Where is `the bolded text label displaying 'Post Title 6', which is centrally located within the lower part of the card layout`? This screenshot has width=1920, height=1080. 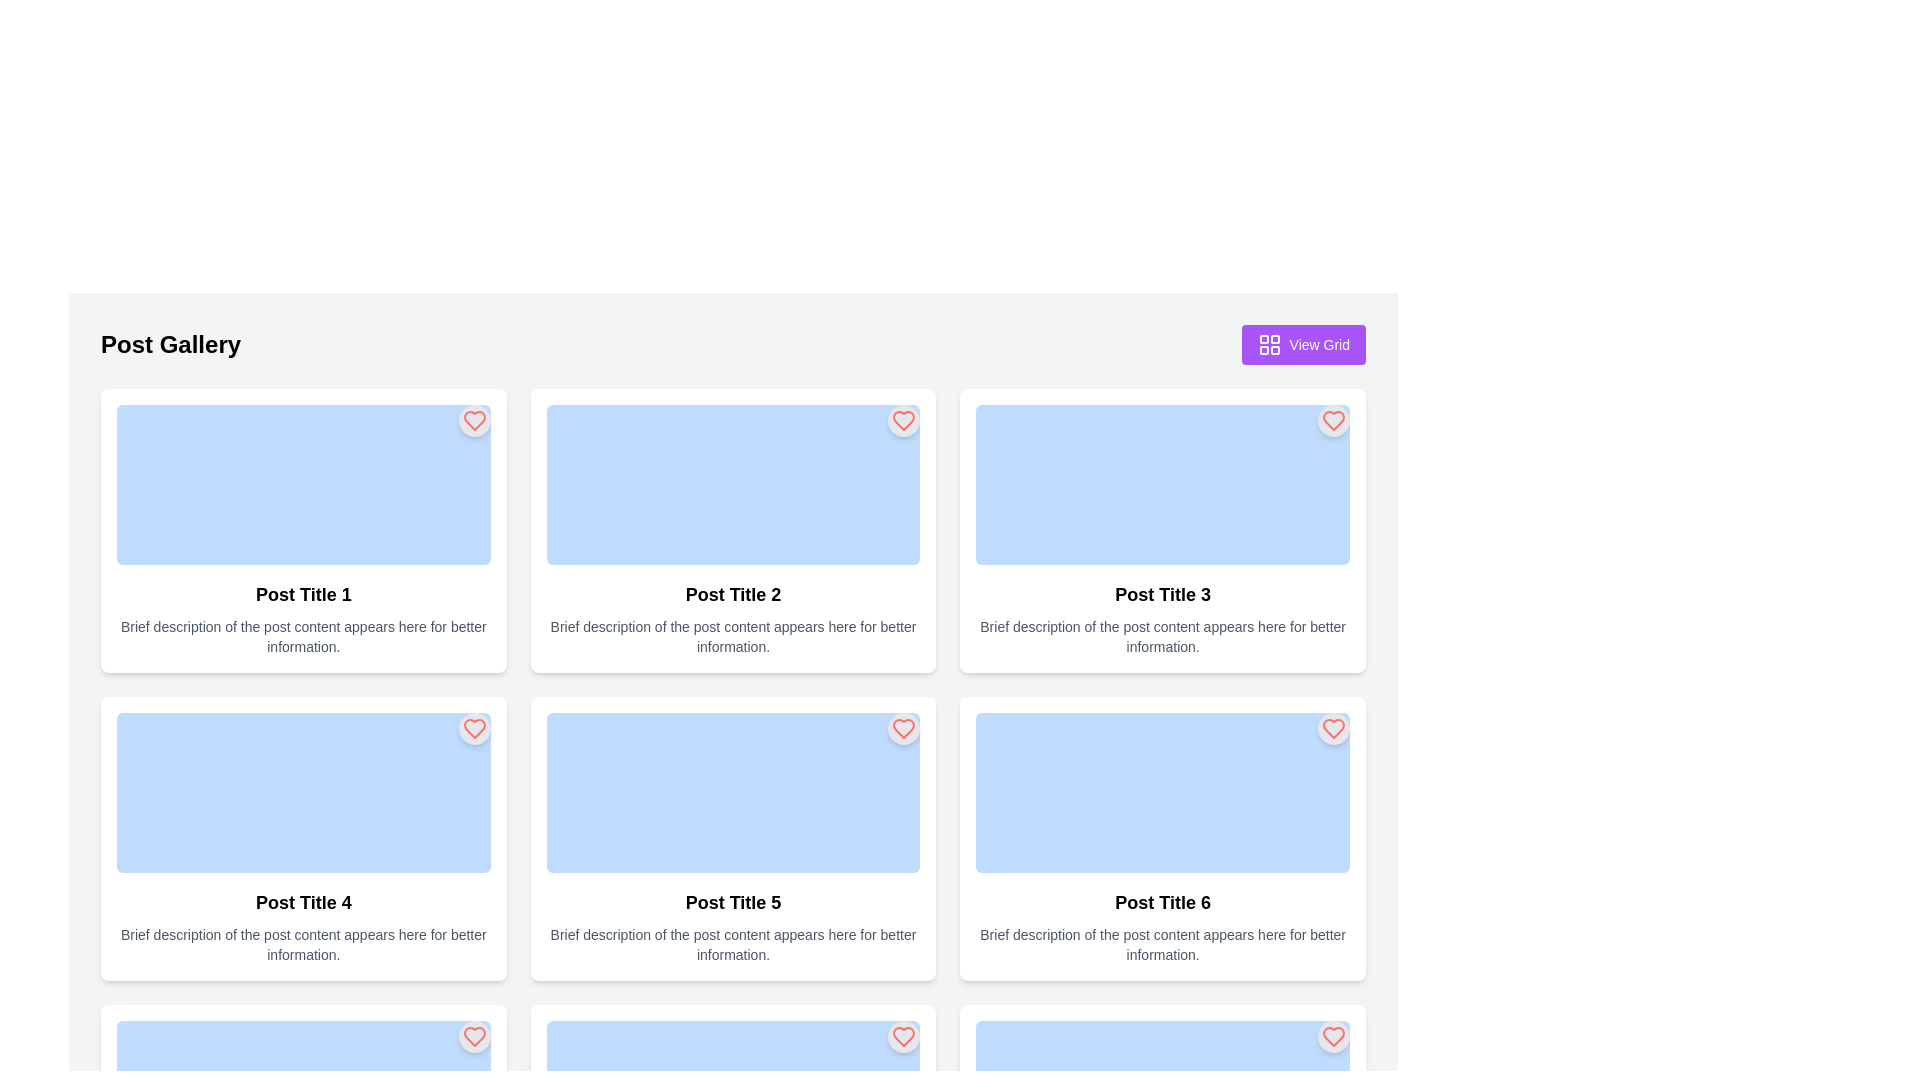 the bolded text label displaying 'Post Title 6', which is centrally located within the lower part of the card layout is located at coordinates (1163, 902).